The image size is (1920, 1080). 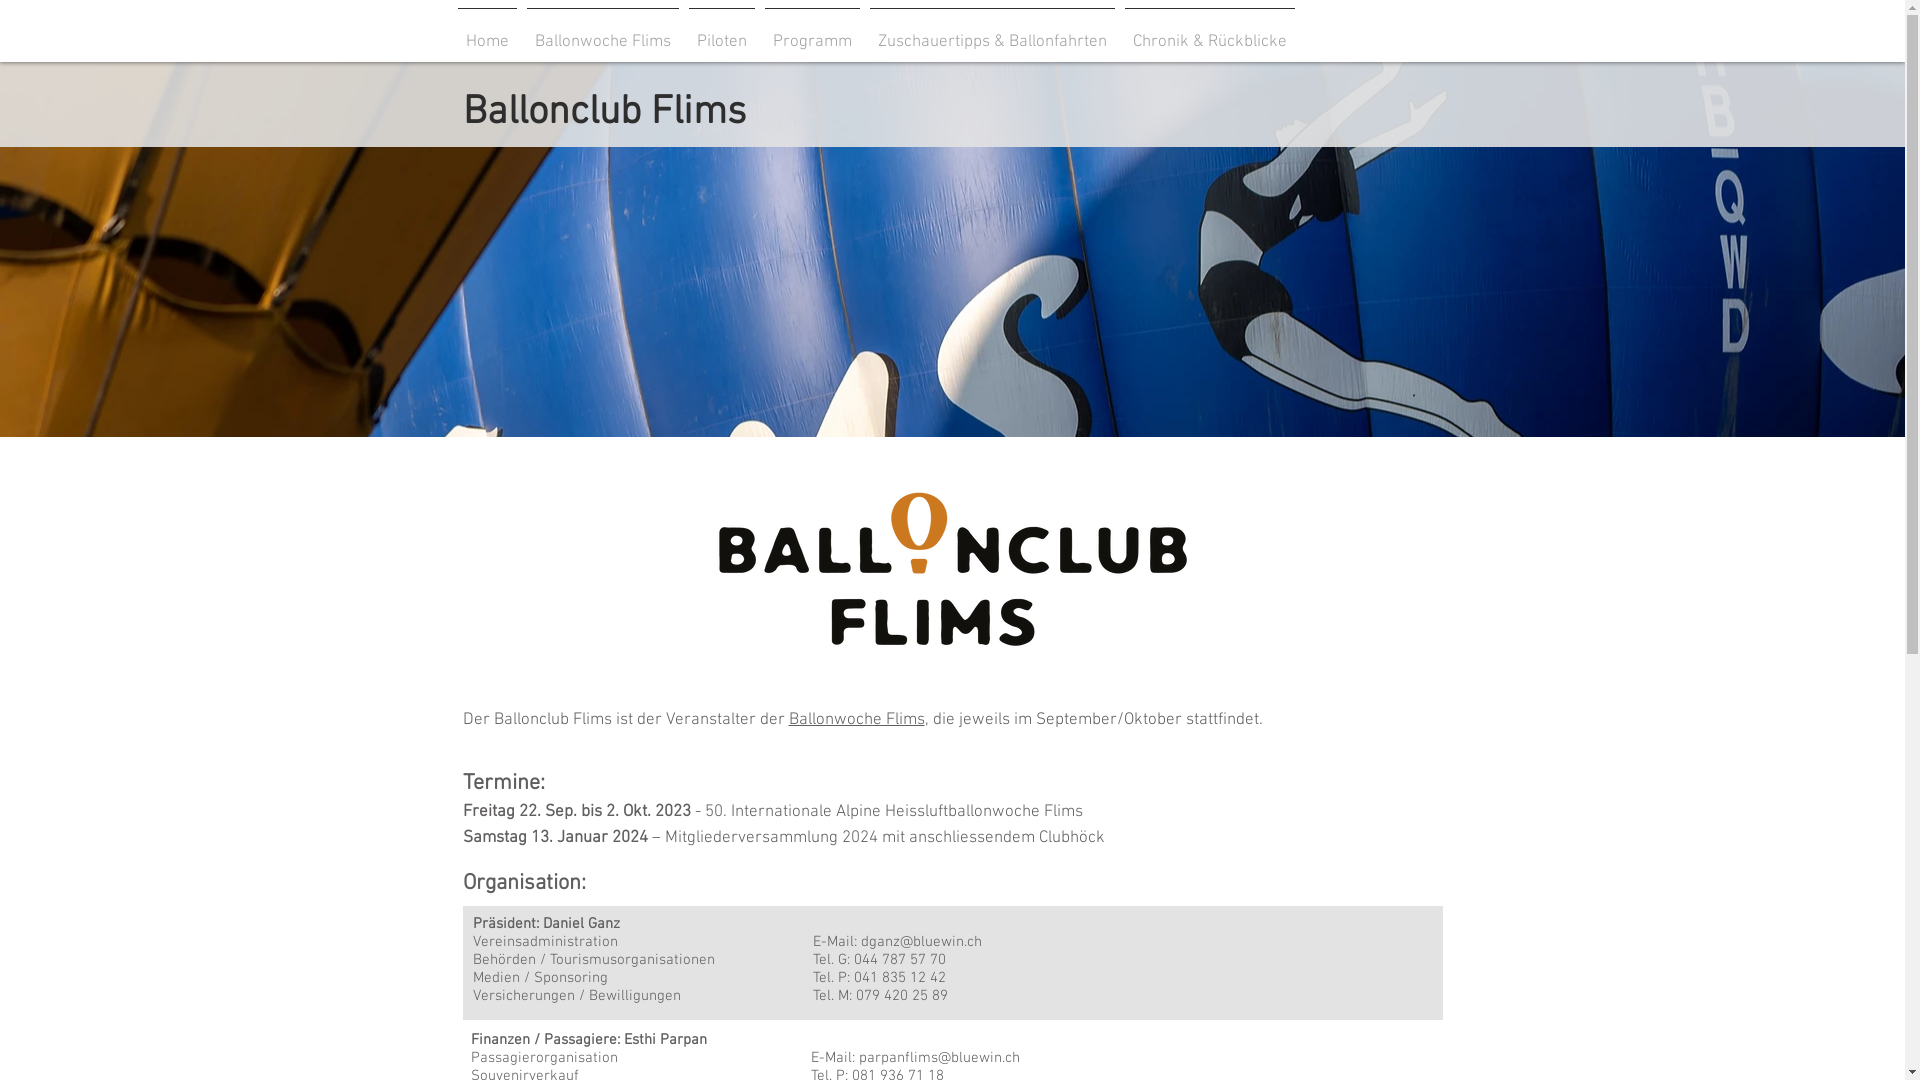 What do you see at coordinates (855, 720) in the screenshot?
I see `'Ballonwoche Flims'` at bounding box center [855, 720].